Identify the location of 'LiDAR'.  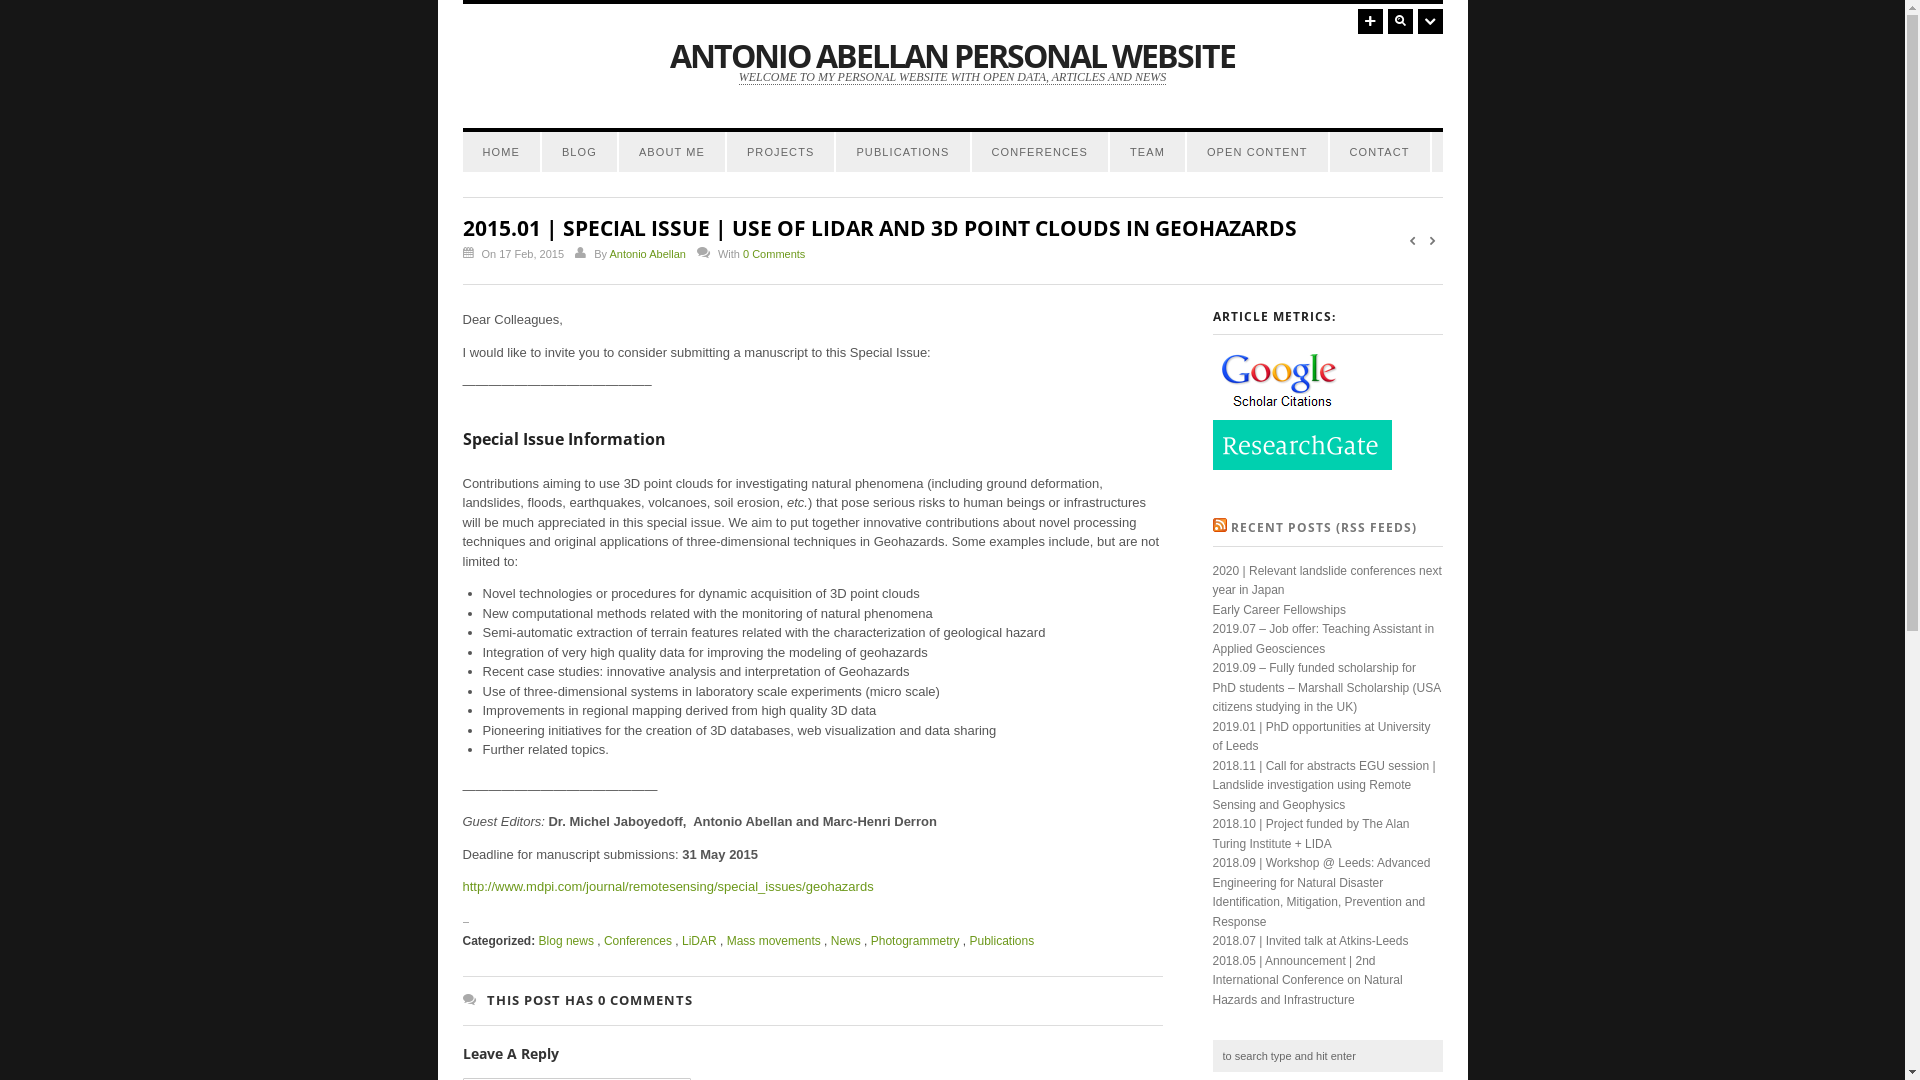
(699, 941).